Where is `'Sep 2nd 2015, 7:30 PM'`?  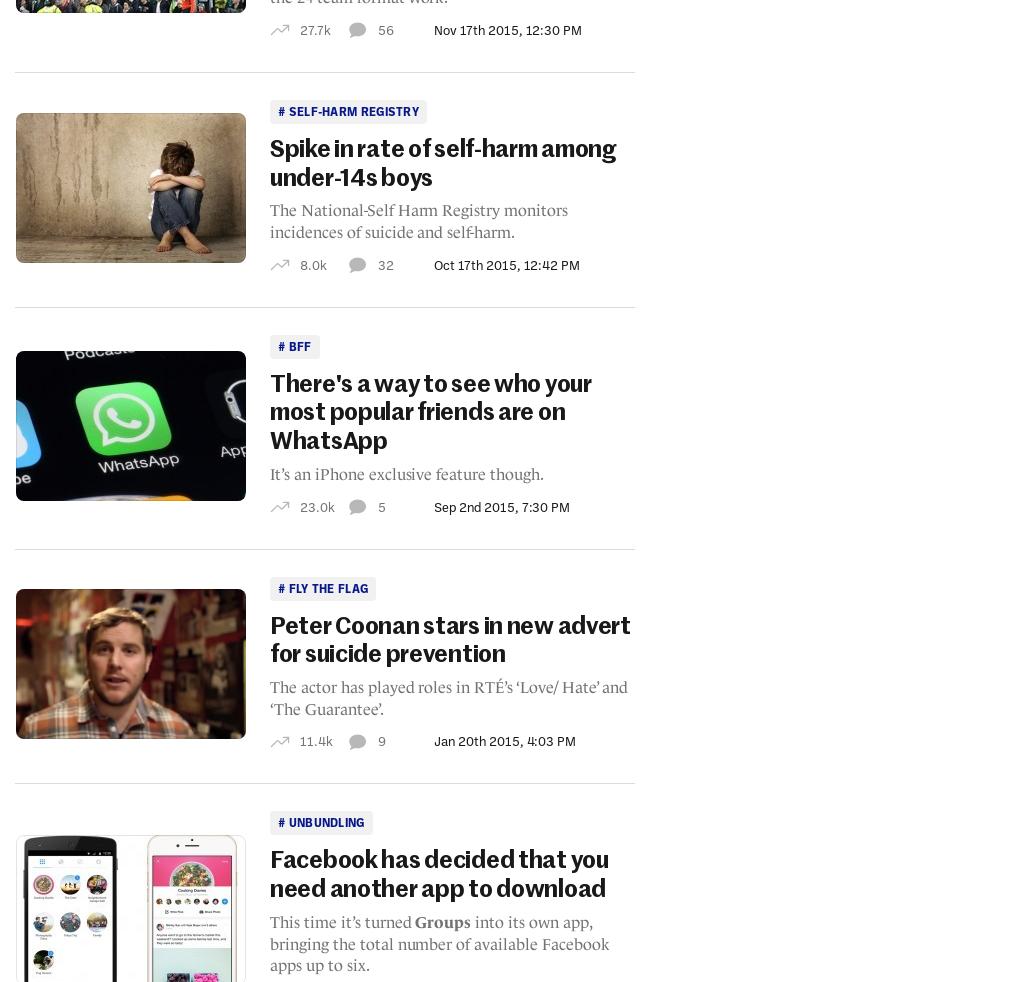
'Sep 2nd 2015, 7:30 PM' is located at coordinates (501, 505).